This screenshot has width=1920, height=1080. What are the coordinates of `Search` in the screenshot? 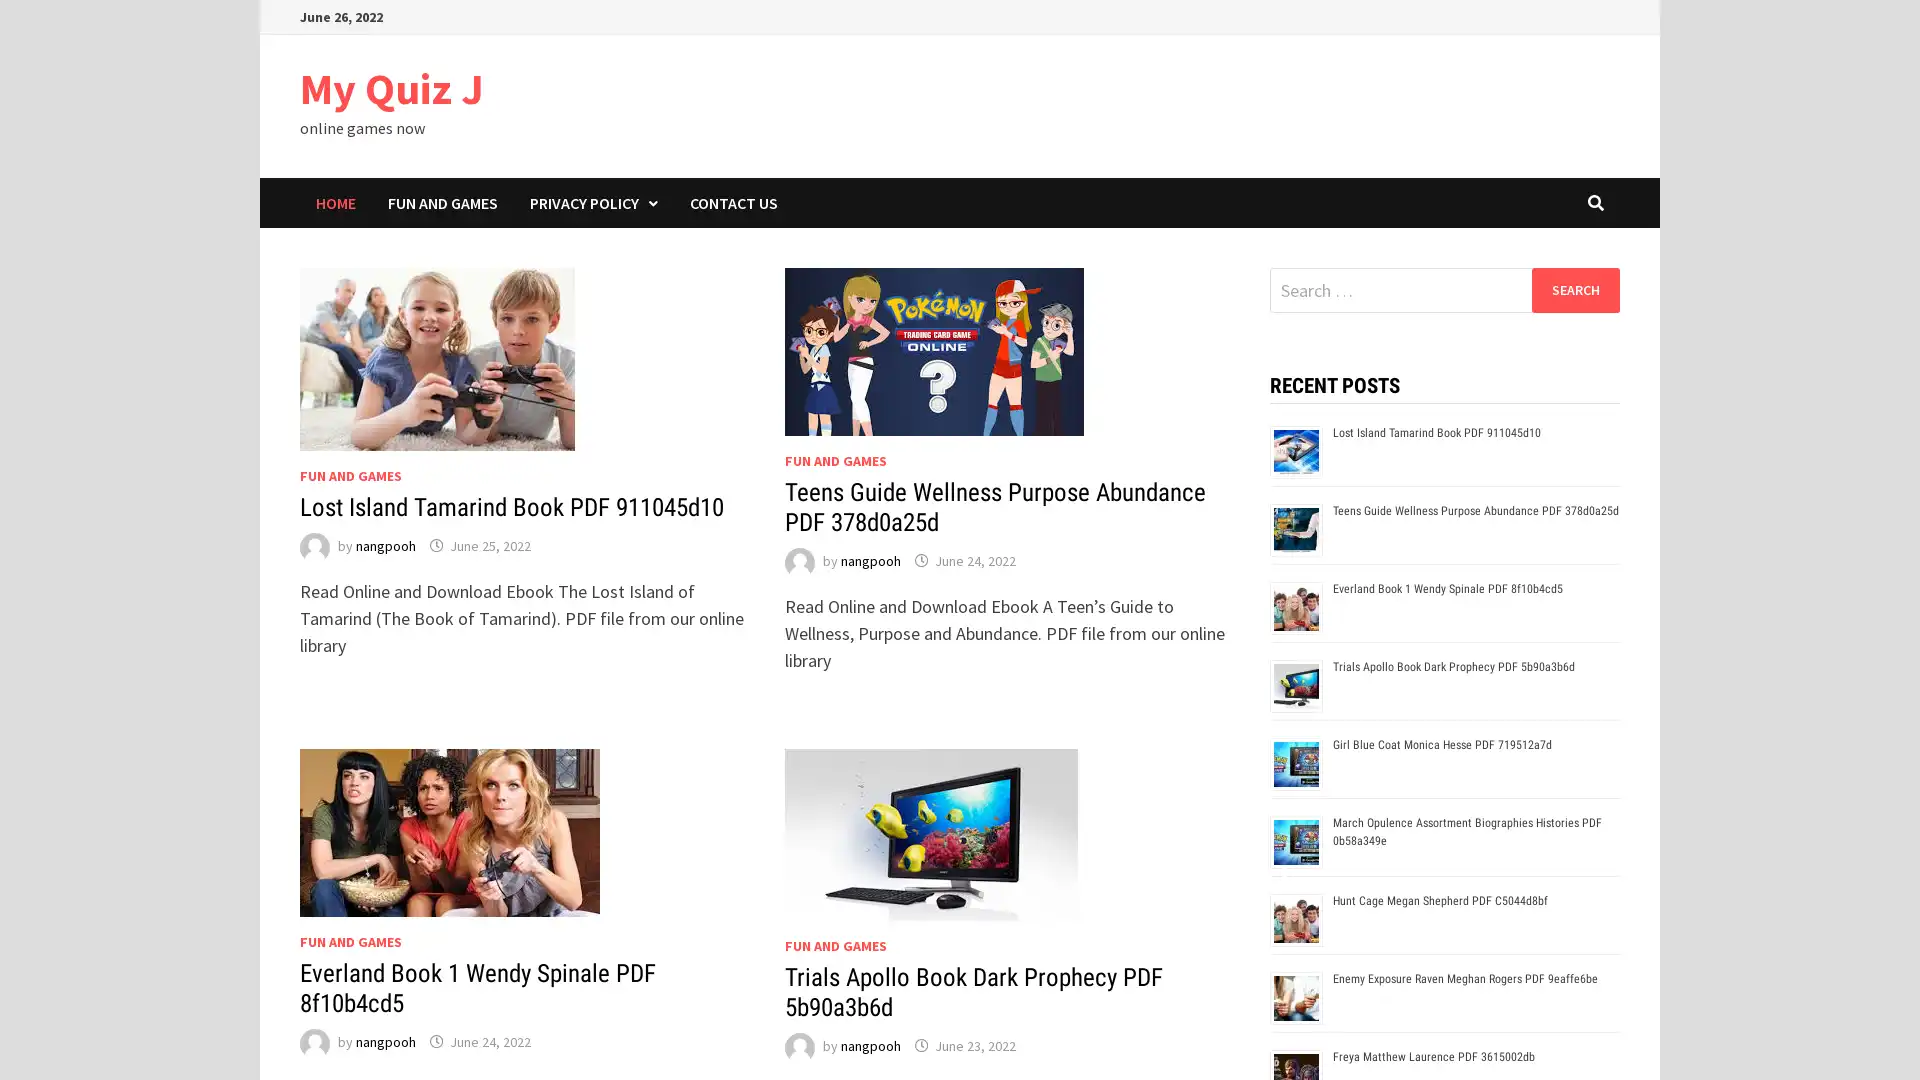 It's located at (1574, 289).